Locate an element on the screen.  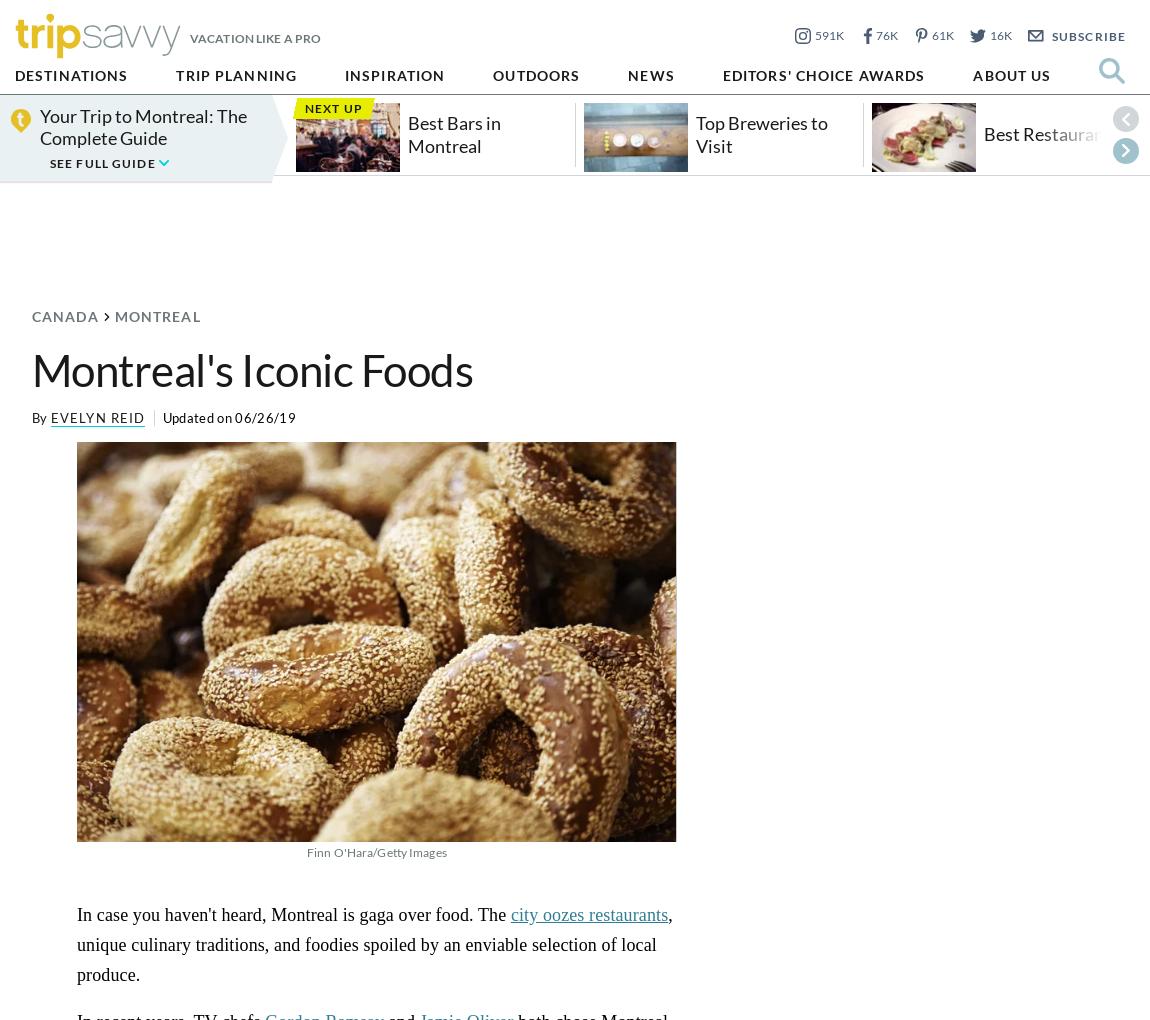
', unique culinary traditions, and foodies spoiled by an enviable selection of local produce.' is located at coordinates (374, 943).